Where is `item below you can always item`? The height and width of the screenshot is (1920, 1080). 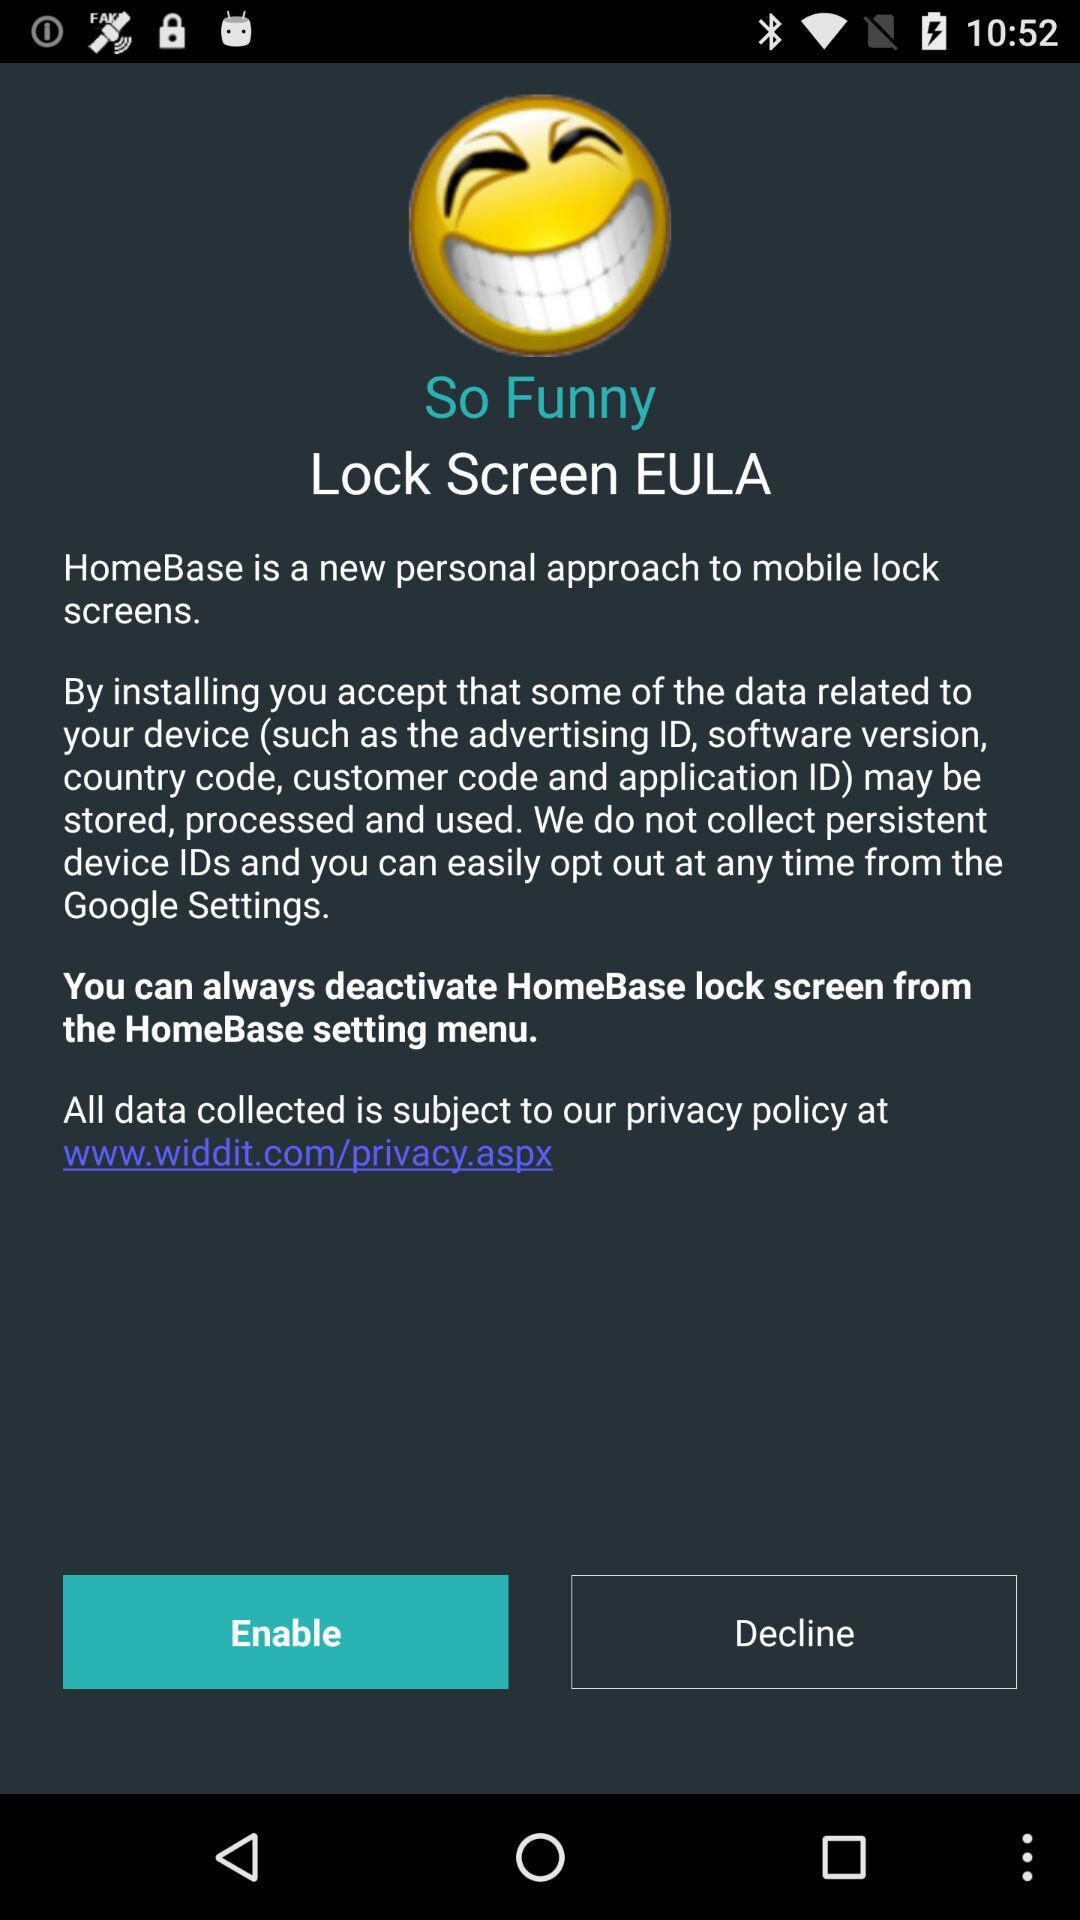 item below you can always item is located at coordinates (540, 1129).